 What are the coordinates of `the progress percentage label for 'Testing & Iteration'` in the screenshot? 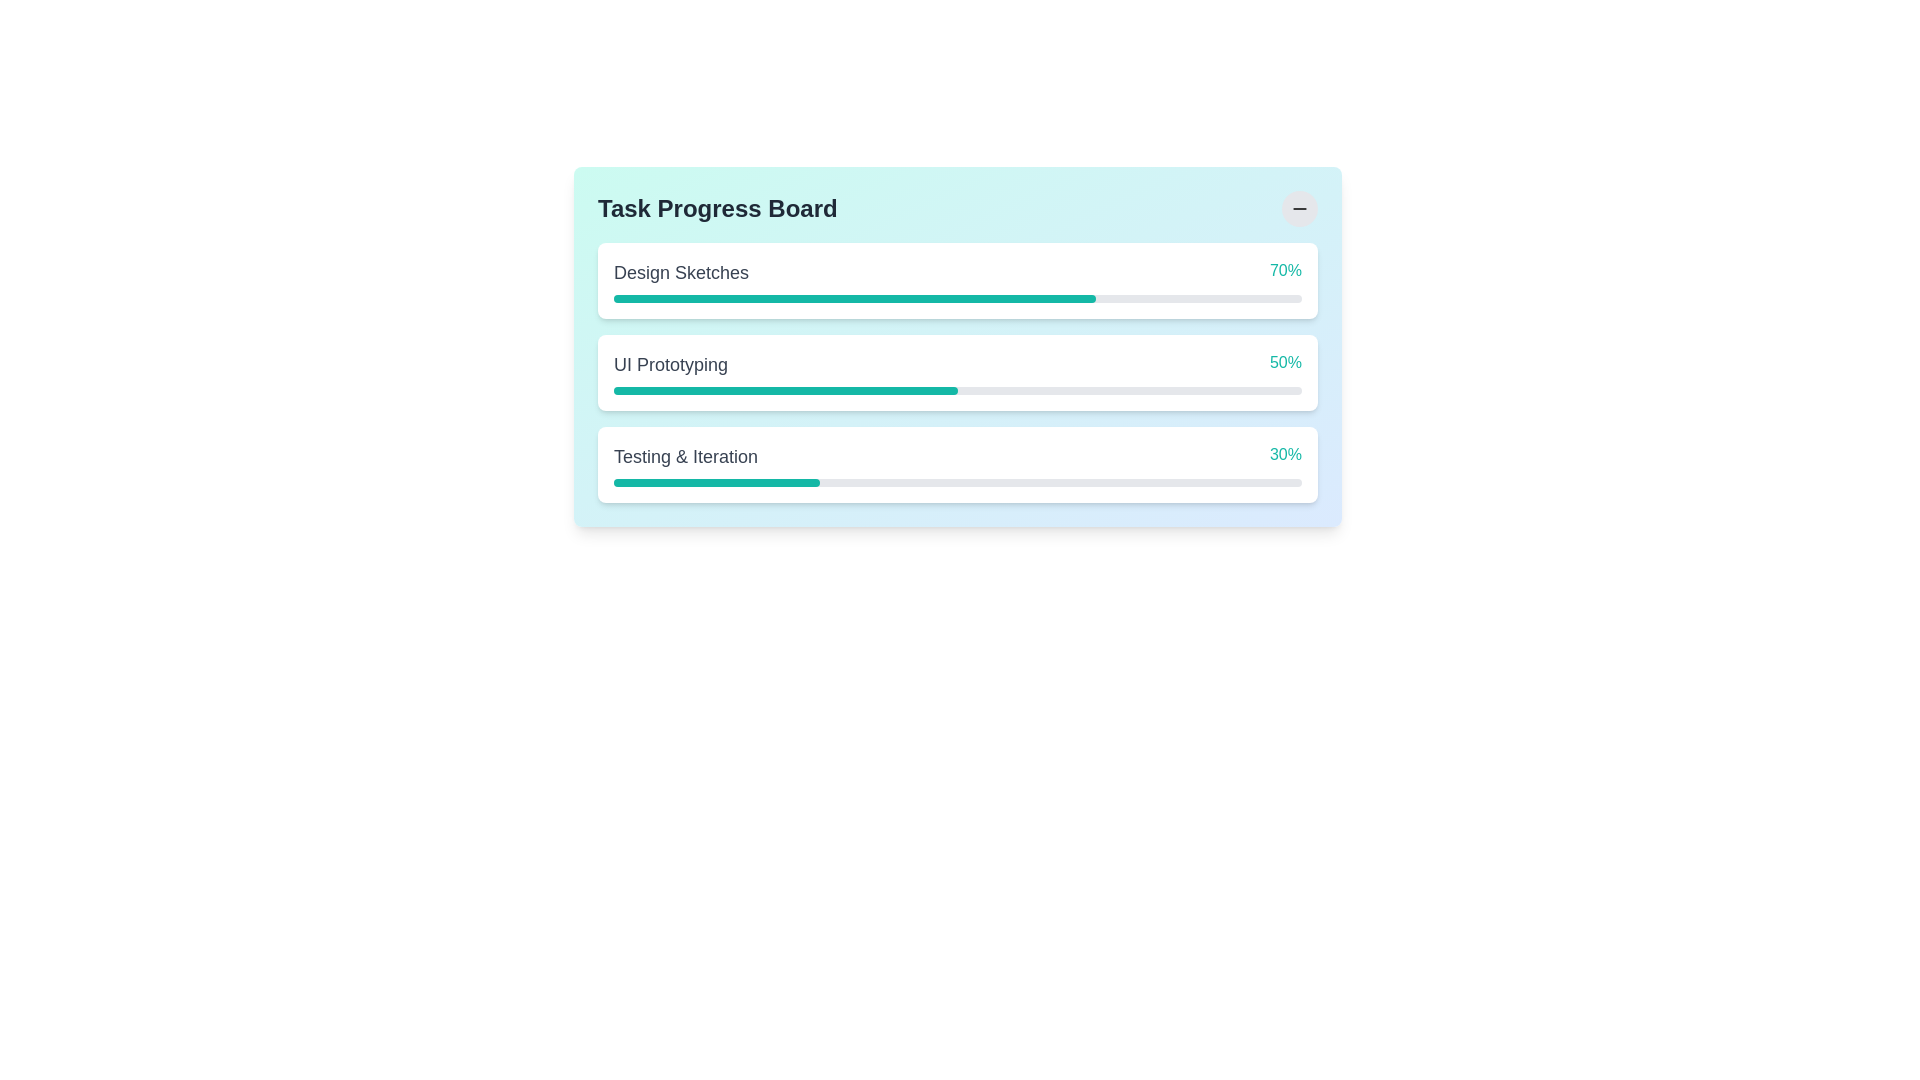 It's located at (1286, 456).